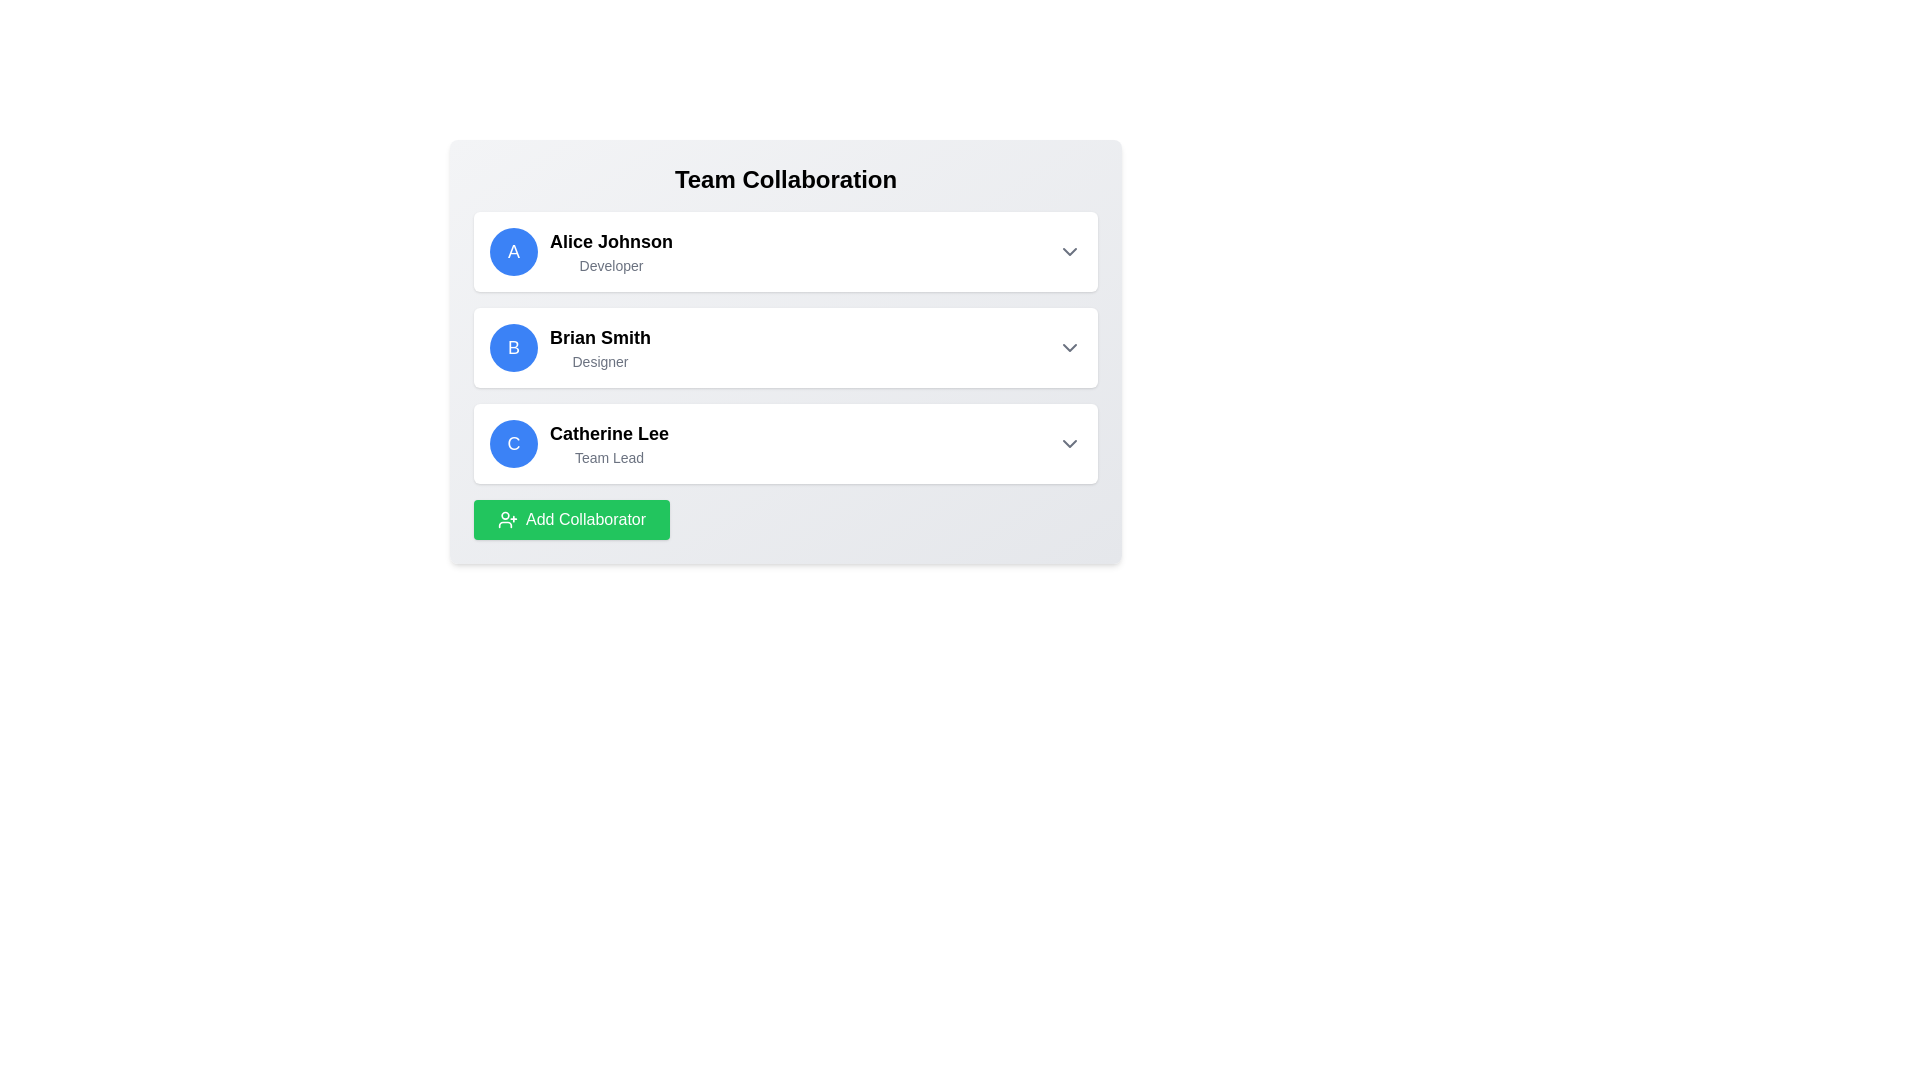  Describe the element at coordinates (513, 250) in the screenshot. I see `the Circular icon badge that represents the user 'Alice Johnson', located to the left of their name in the topmost section of the vertical list` at that location.